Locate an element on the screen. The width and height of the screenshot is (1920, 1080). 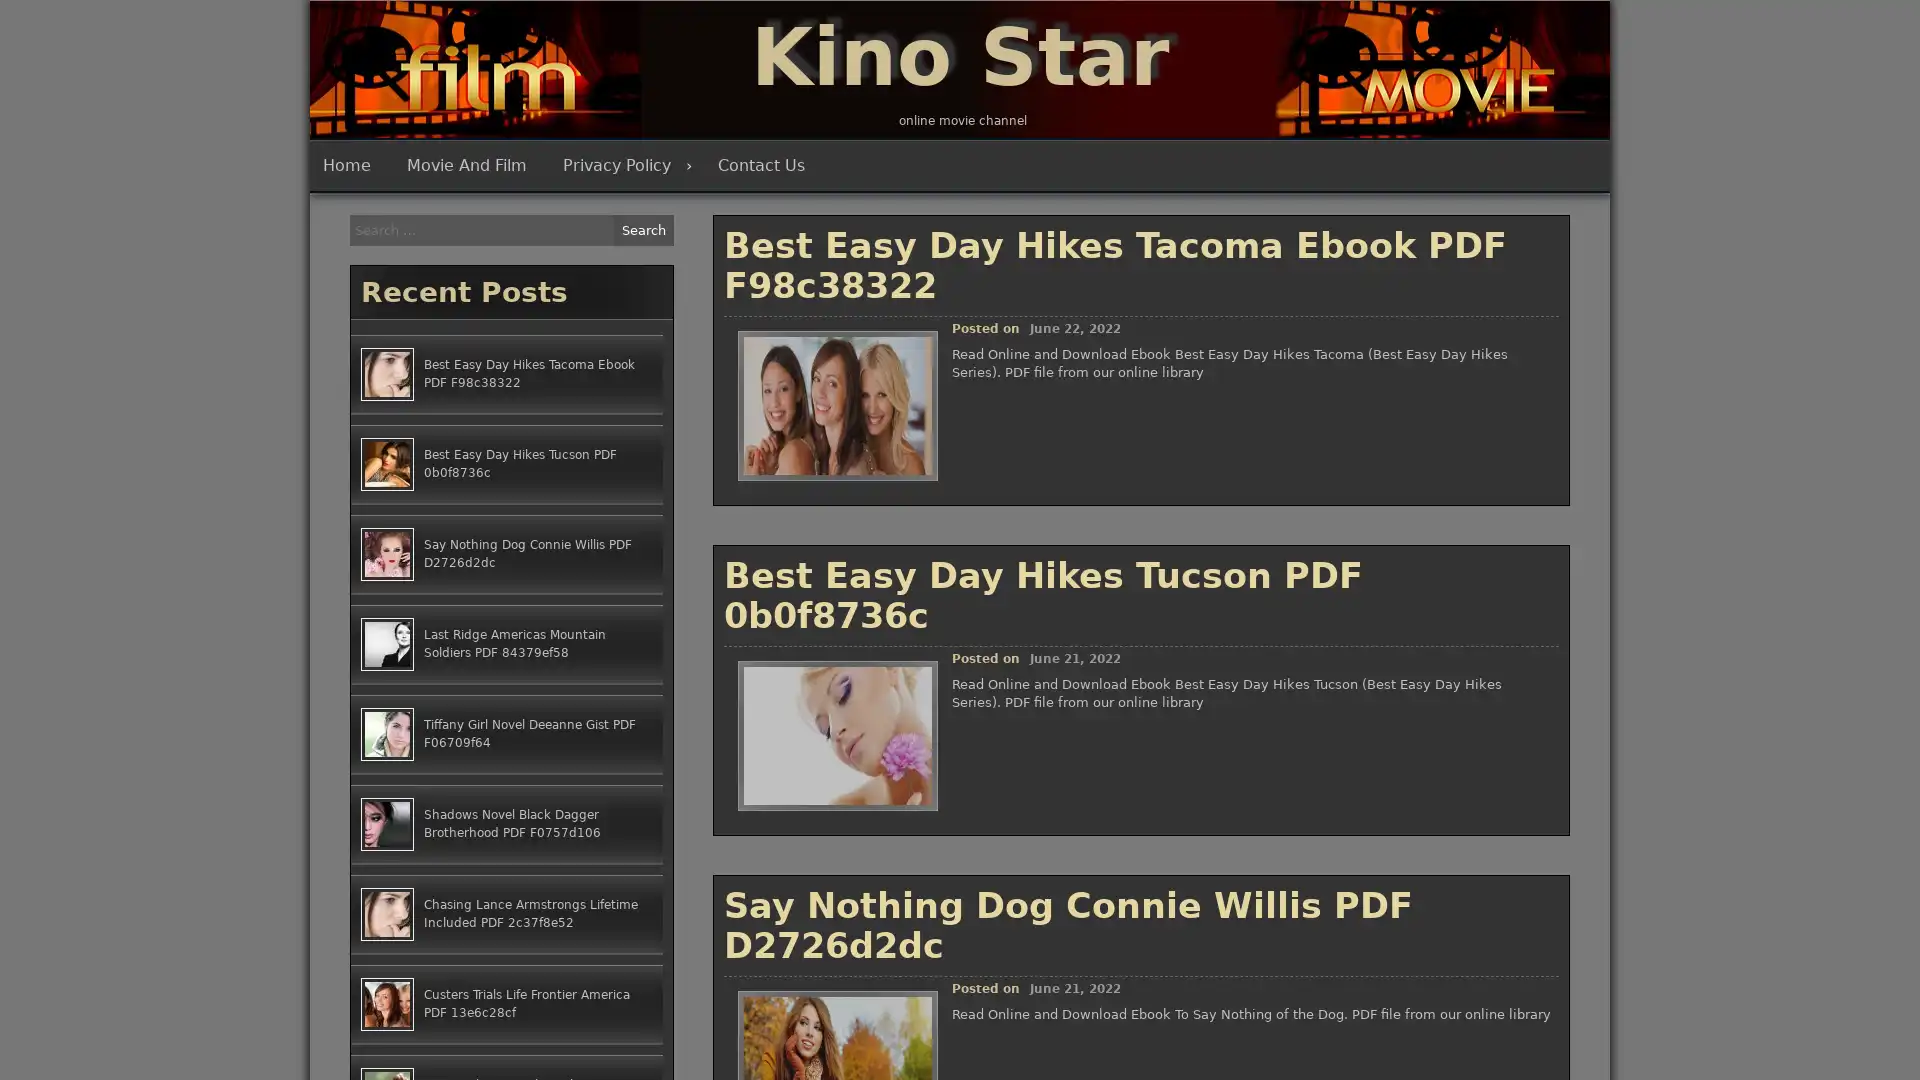
Search is located at coordinates (643, 229).